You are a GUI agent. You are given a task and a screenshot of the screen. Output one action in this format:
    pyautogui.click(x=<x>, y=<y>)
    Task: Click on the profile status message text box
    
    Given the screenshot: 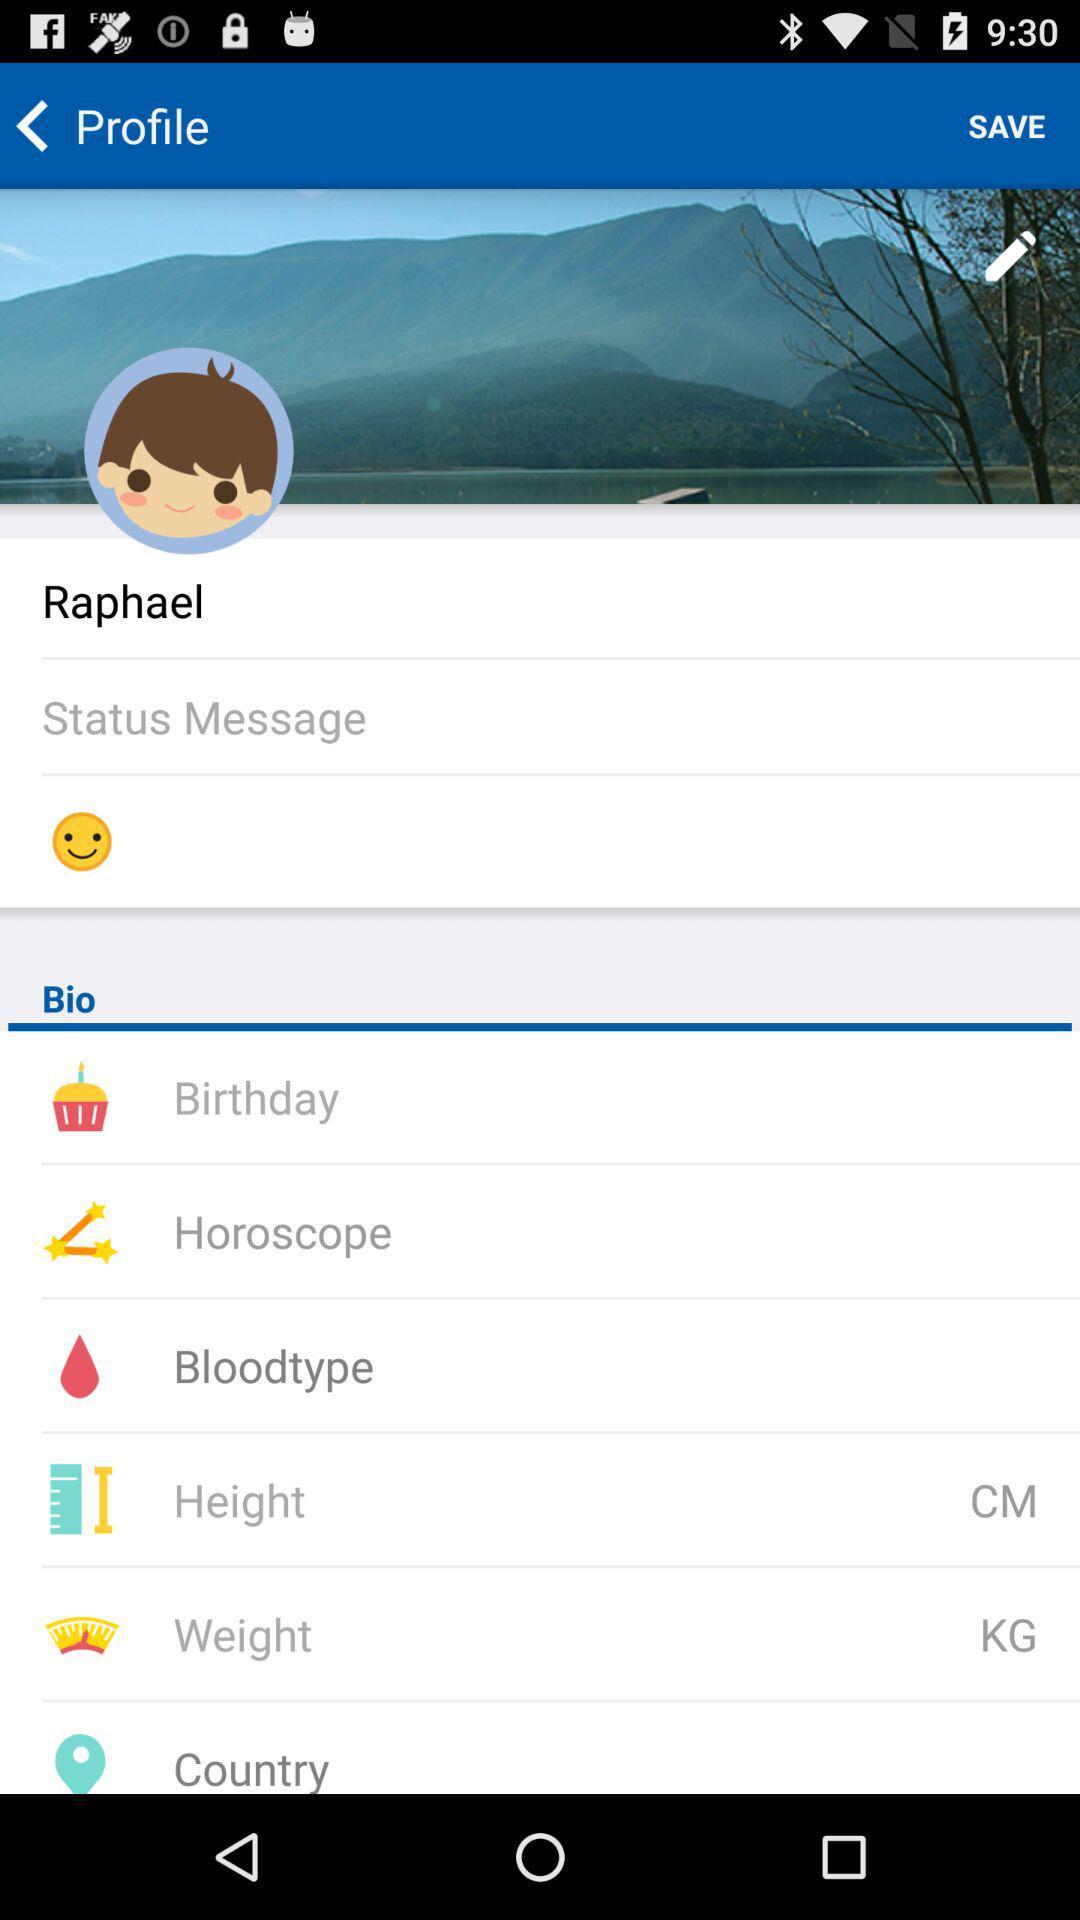 What is the action you would take?
    pyautogui.click(x=560, y=716)
    